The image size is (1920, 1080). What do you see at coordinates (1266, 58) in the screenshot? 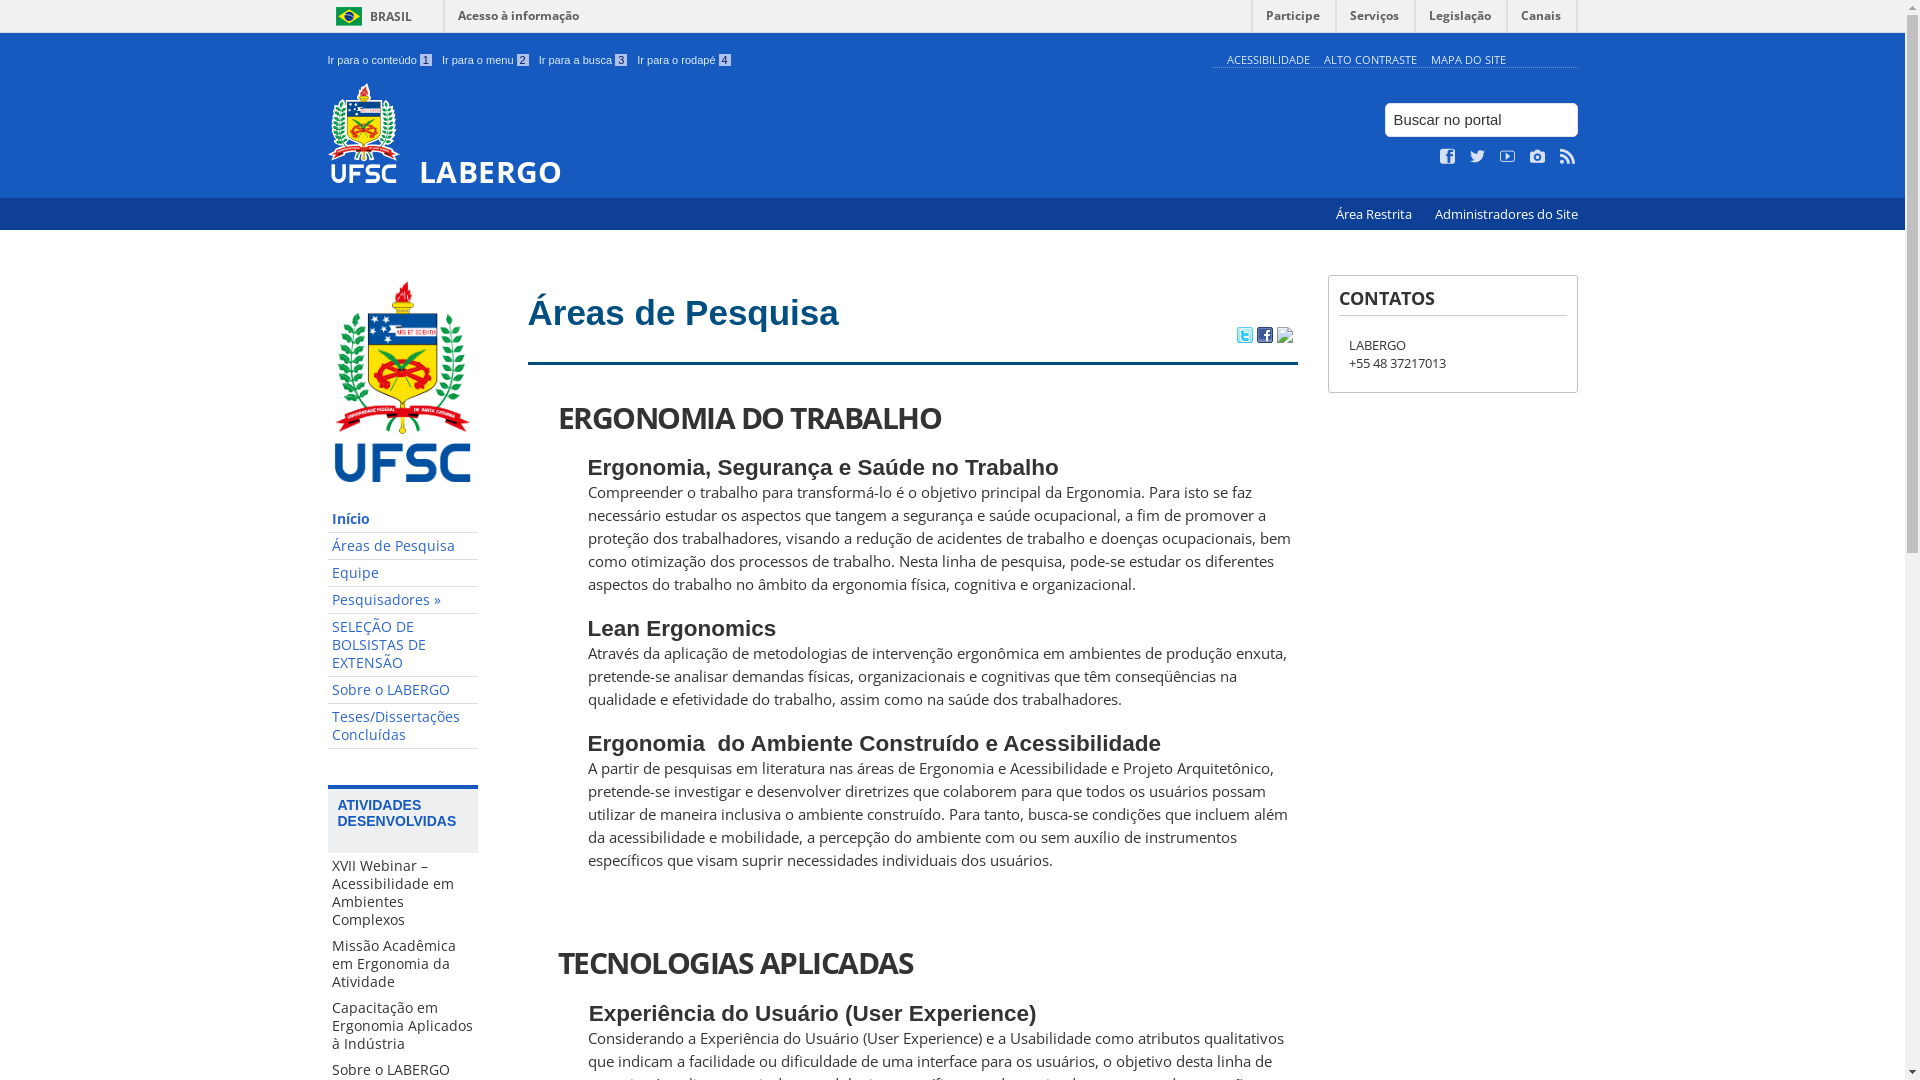
I see `'ACESSIBILIDADE'` at bounding box center [1266, 58].